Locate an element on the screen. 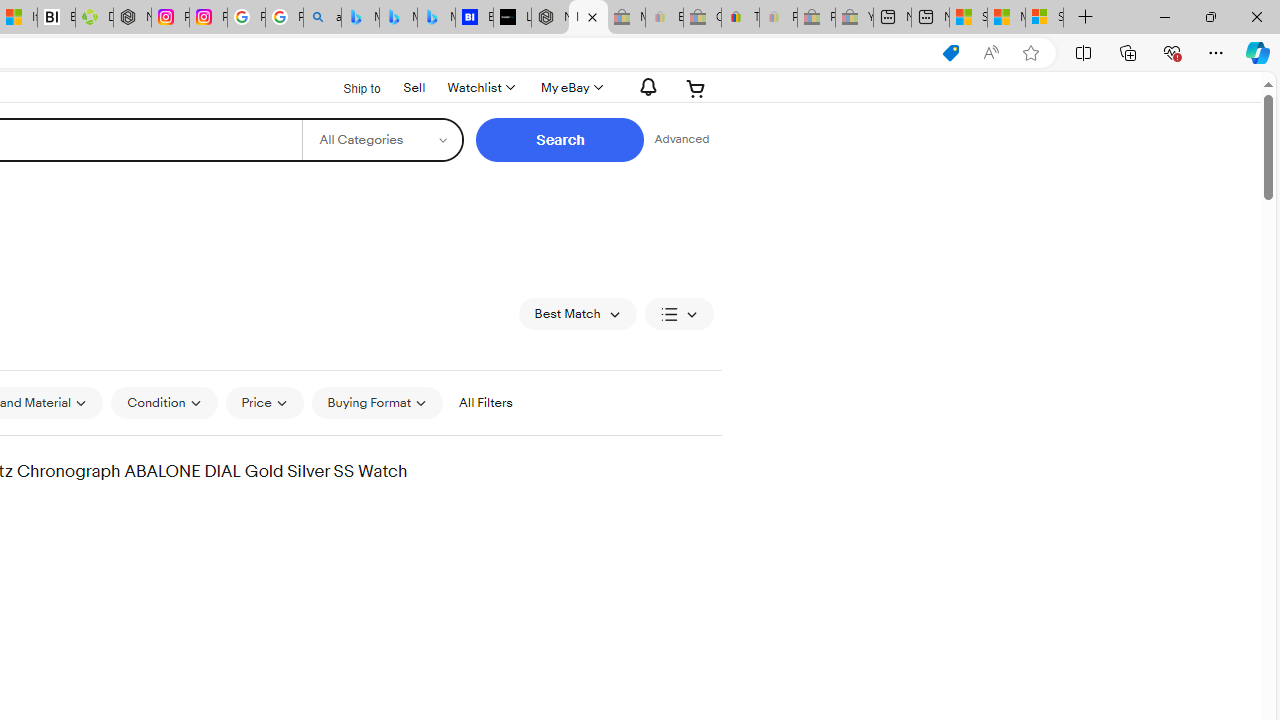 This screenshot has width=1280, height=720. 'AutomationID: gh-eb-Alerts' is located at coordinates (645, 86).